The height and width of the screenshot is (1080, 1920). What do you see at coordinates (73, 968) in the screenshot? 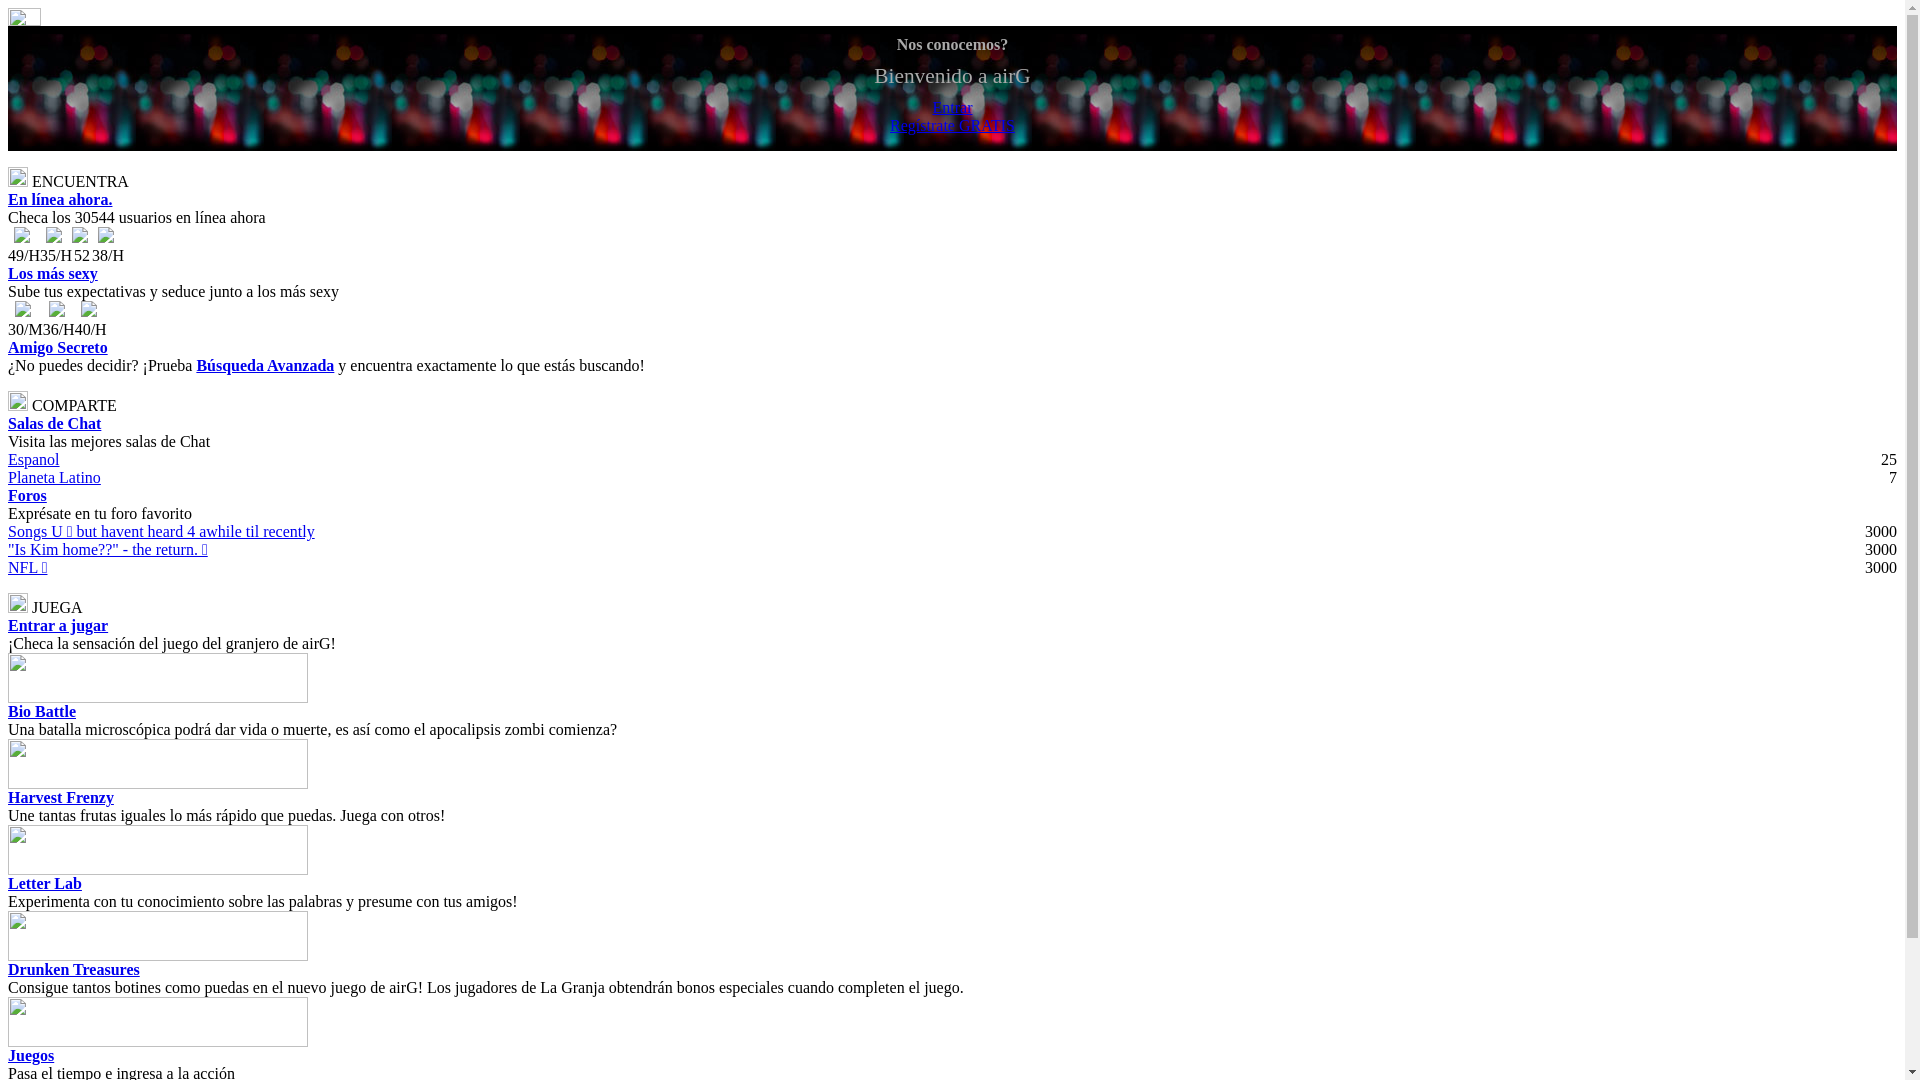
I see `'Drunken Treasures'` at bounding box center [73, 968].